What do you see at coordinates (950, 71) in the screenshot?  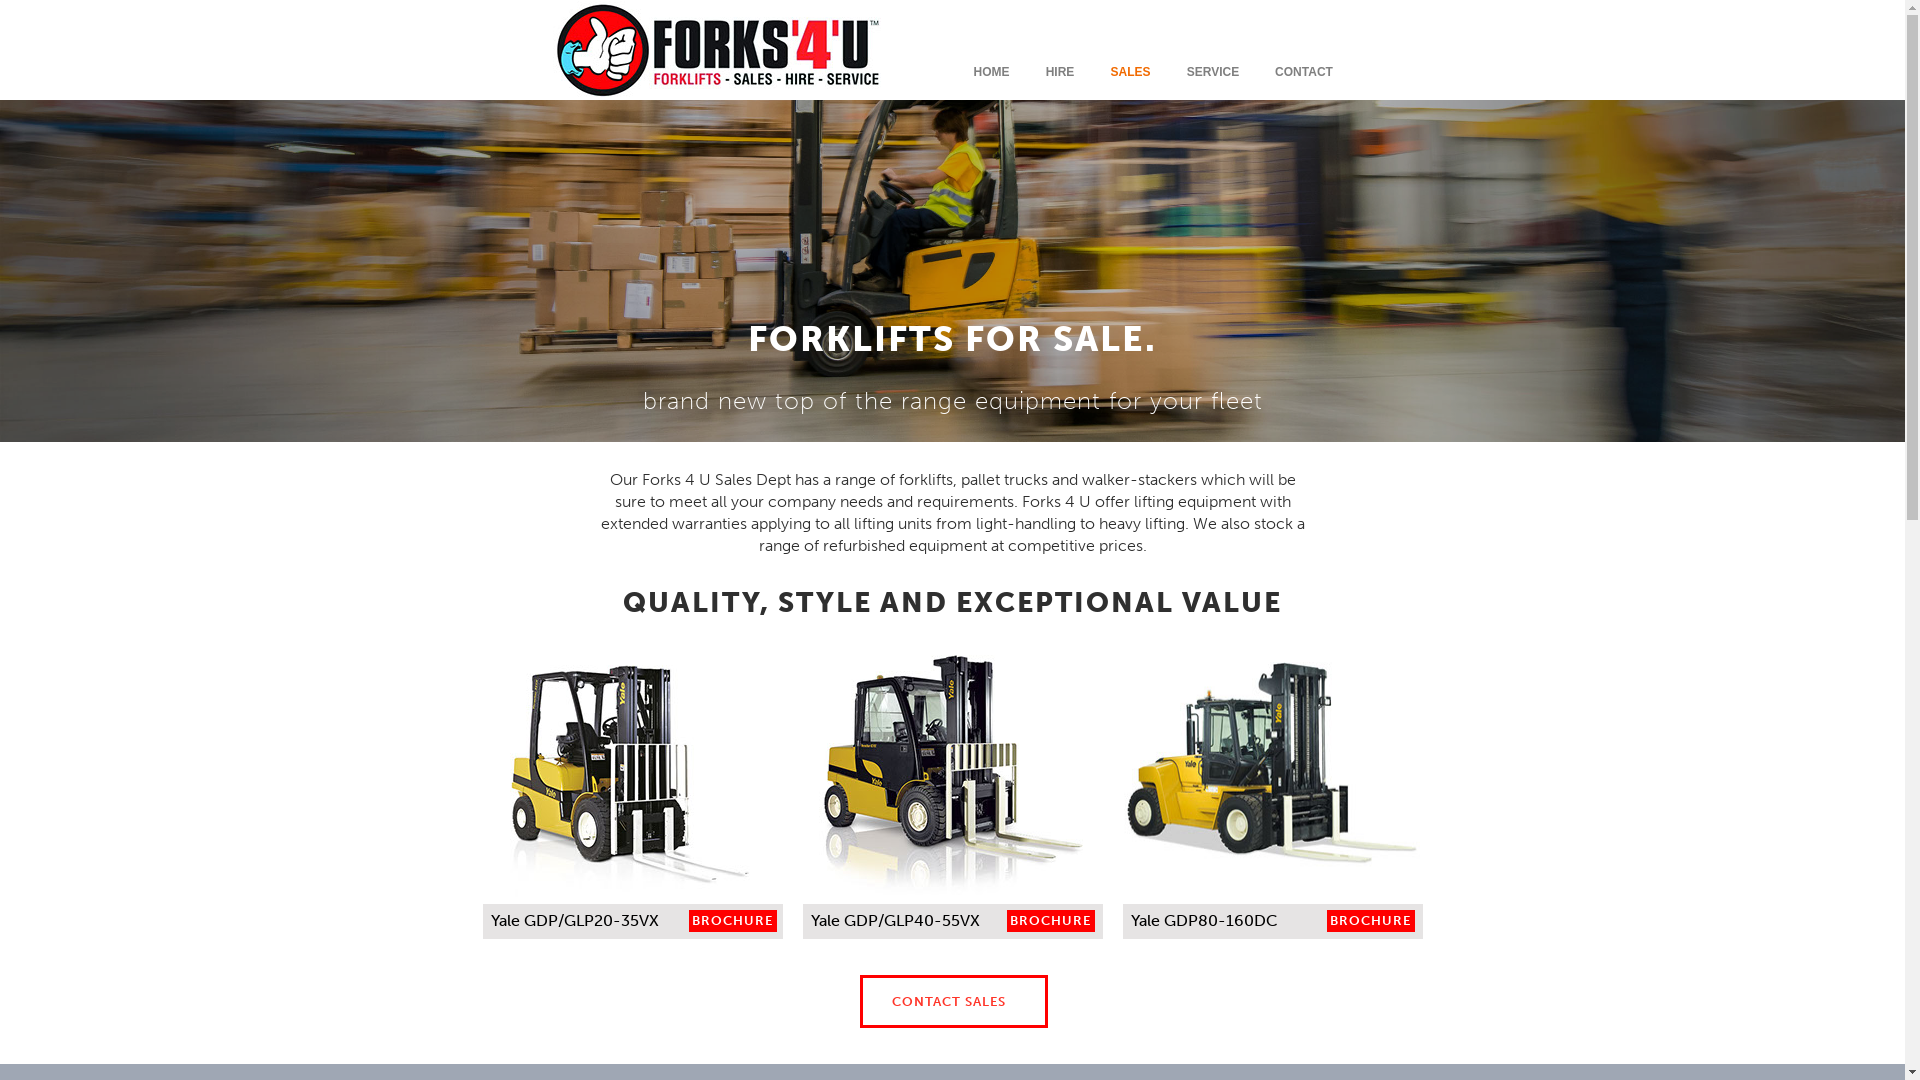 I see `'HOME'` at bounding box center [950, 71].